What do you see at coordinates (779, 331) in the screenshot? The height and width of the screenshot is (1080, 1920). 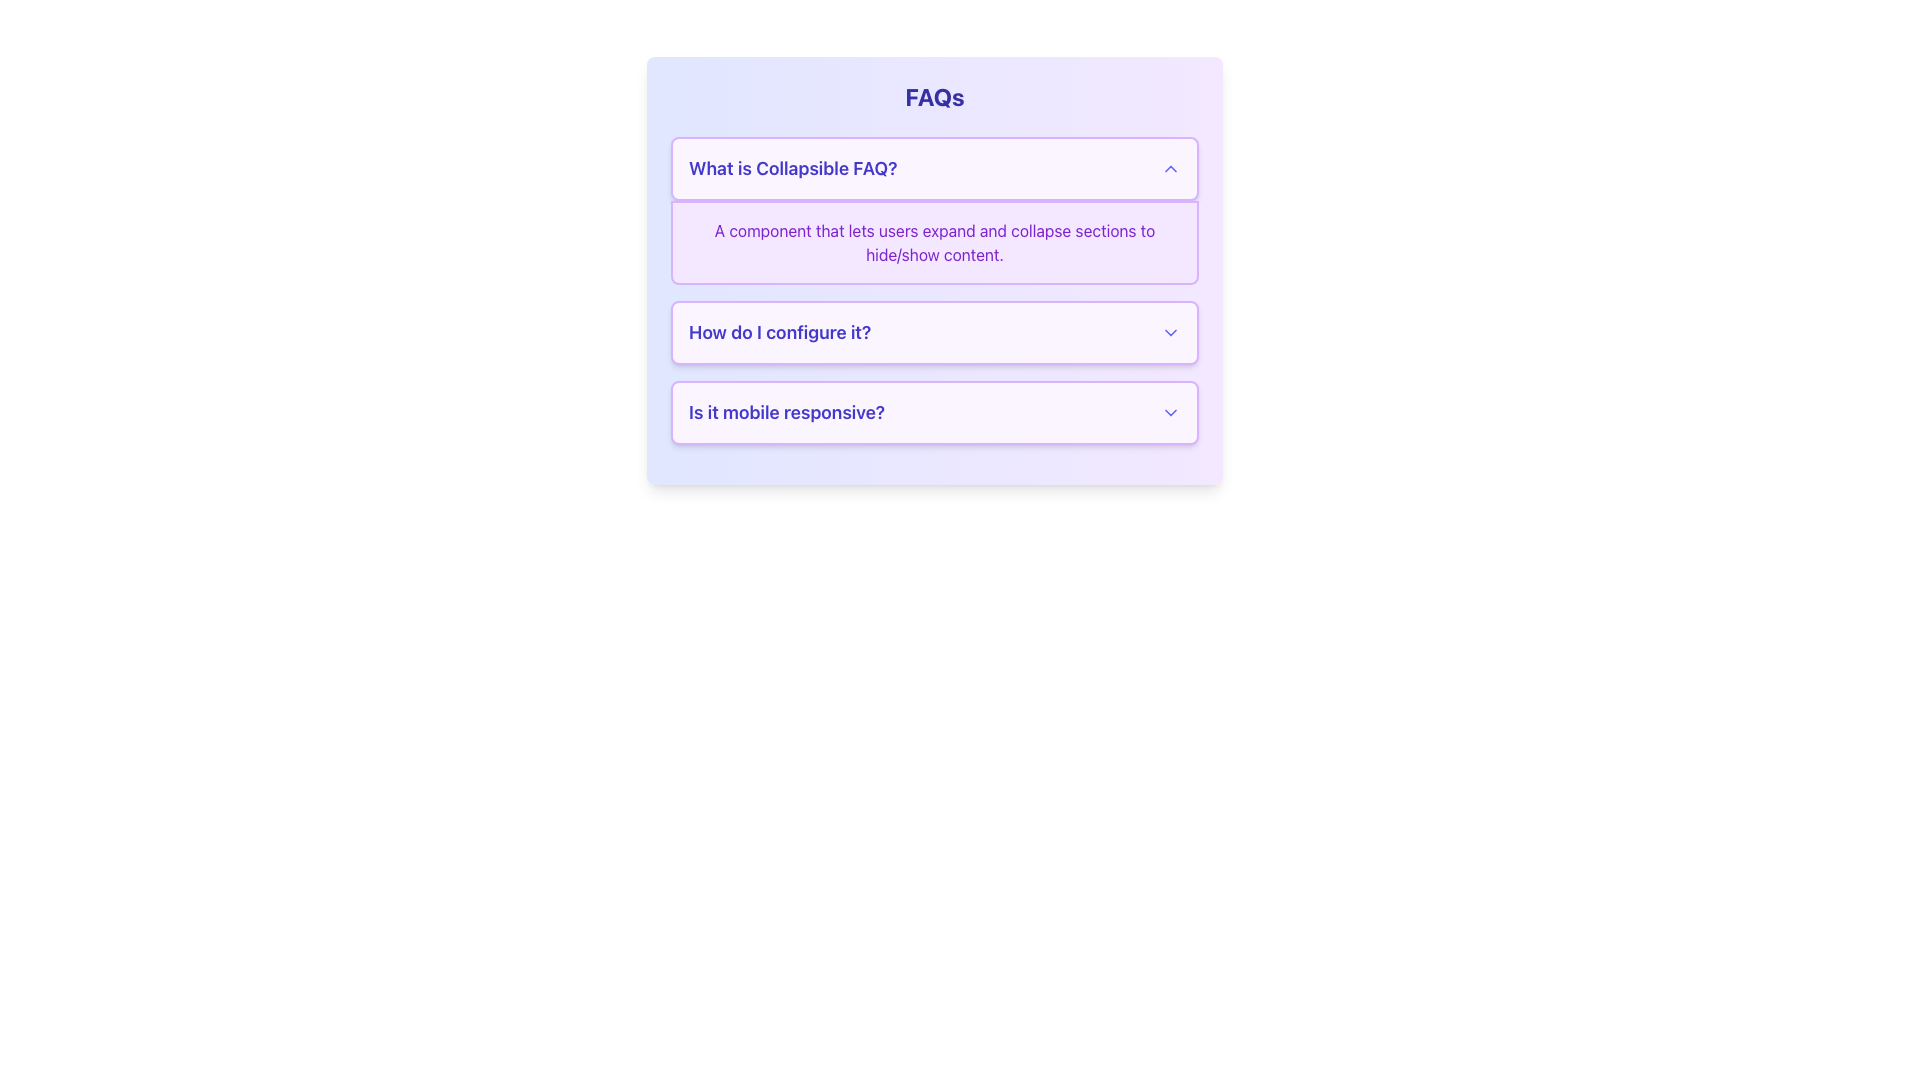 I see `the text label that serves as the visible question prompt for the second collapsible FAQ section` at bounding box center [779, 331].